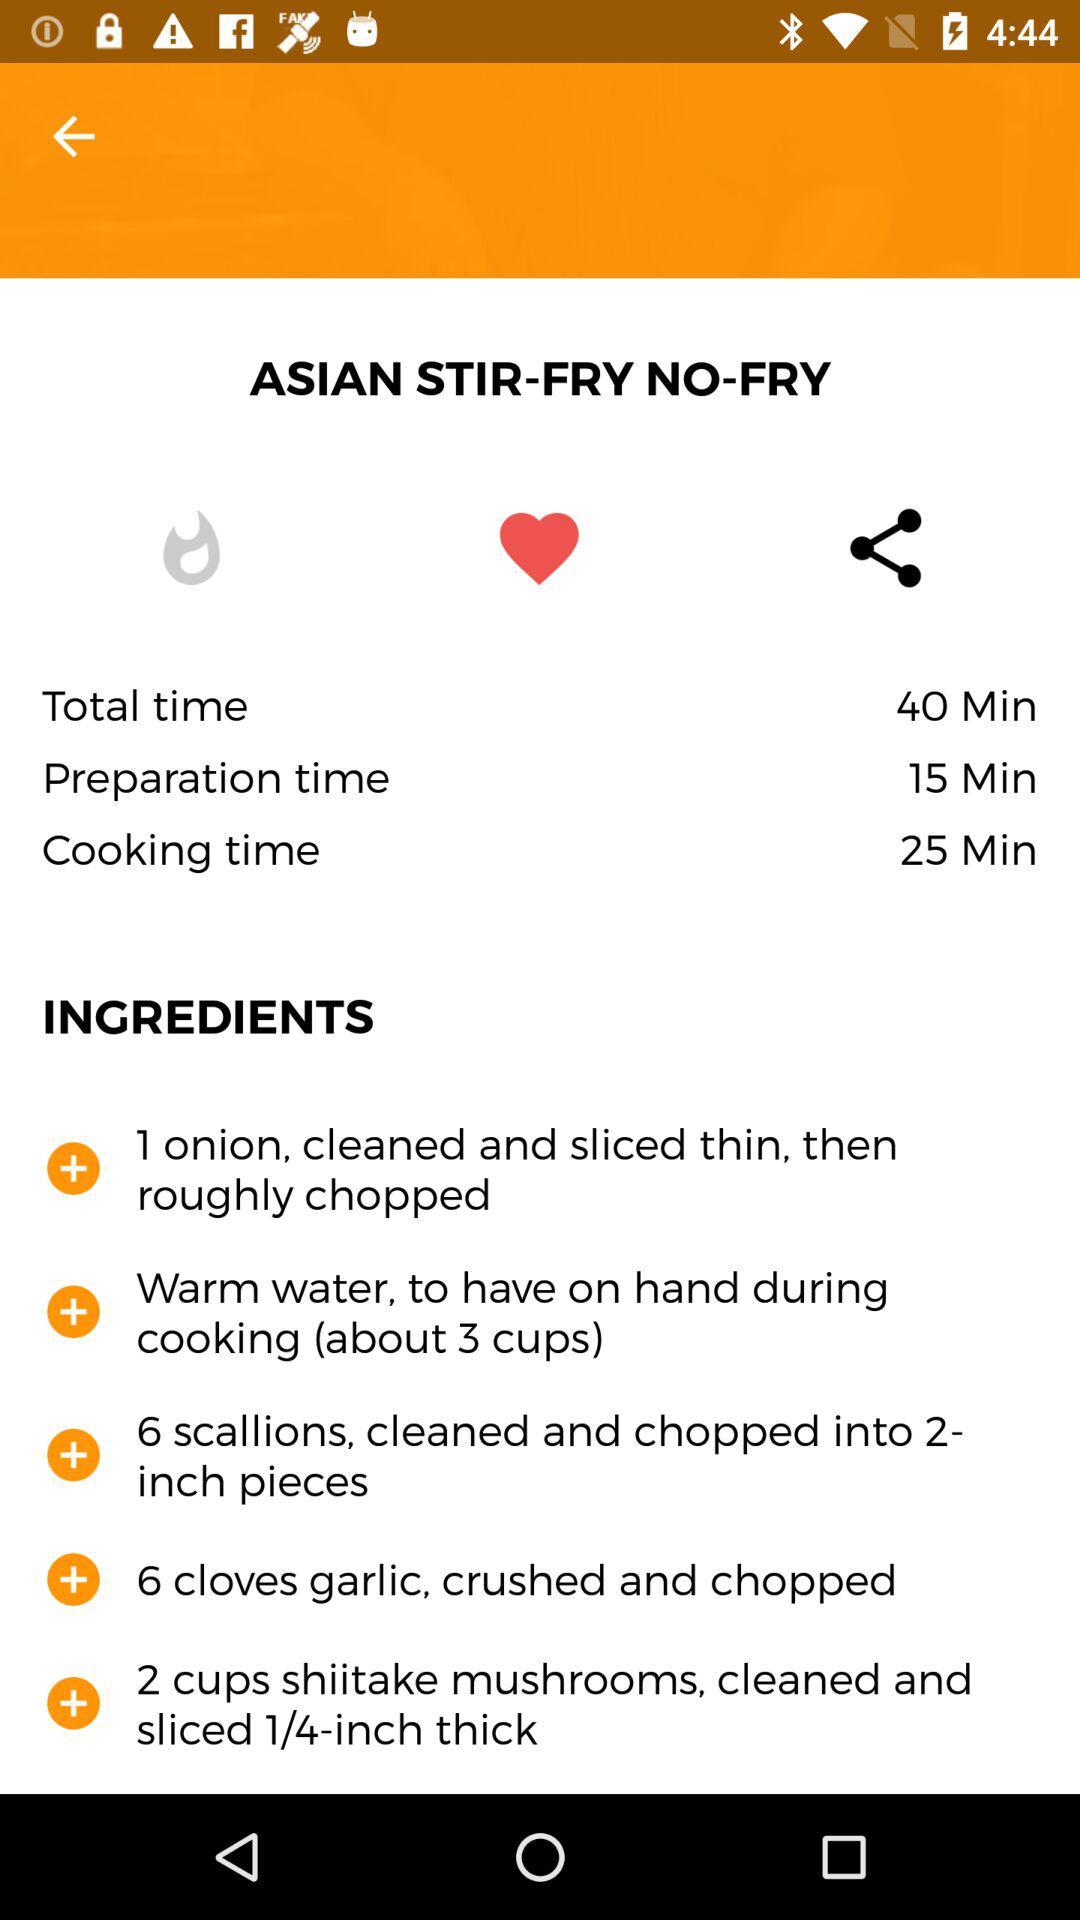 This screenshot has width=1080, height=1920. What do you see at coordinates (538, 548) in the screenshot?
I see `the favorite icon` at bounding box center [538, 548].